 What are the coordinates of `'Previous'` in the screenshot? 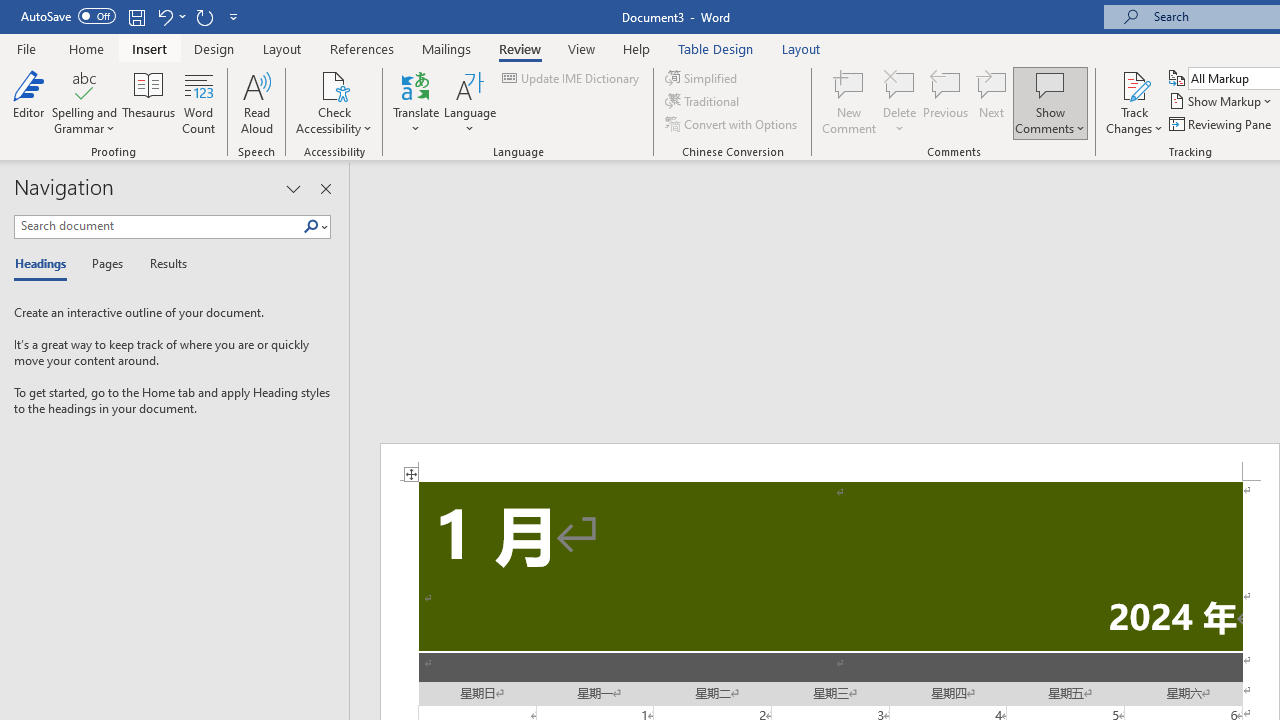 It's located at (945, 103).